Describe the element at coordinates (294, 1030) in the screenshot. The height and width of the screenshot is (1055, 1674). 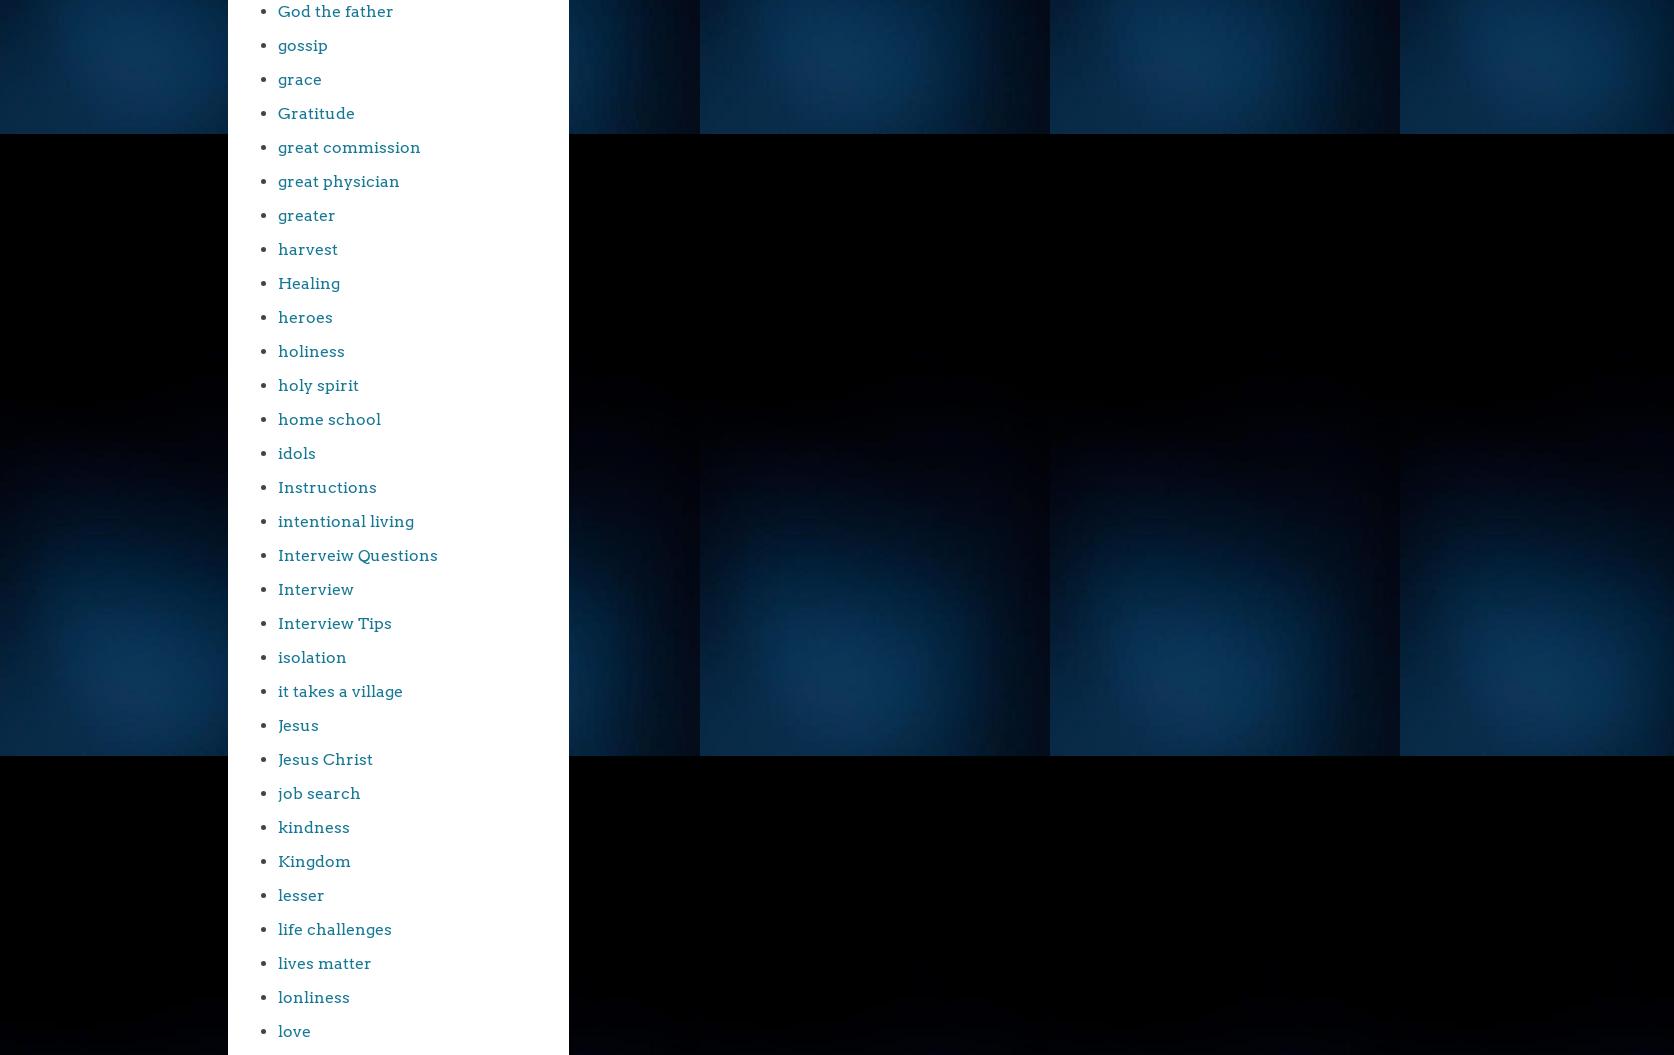
I see `'love'` at that location.